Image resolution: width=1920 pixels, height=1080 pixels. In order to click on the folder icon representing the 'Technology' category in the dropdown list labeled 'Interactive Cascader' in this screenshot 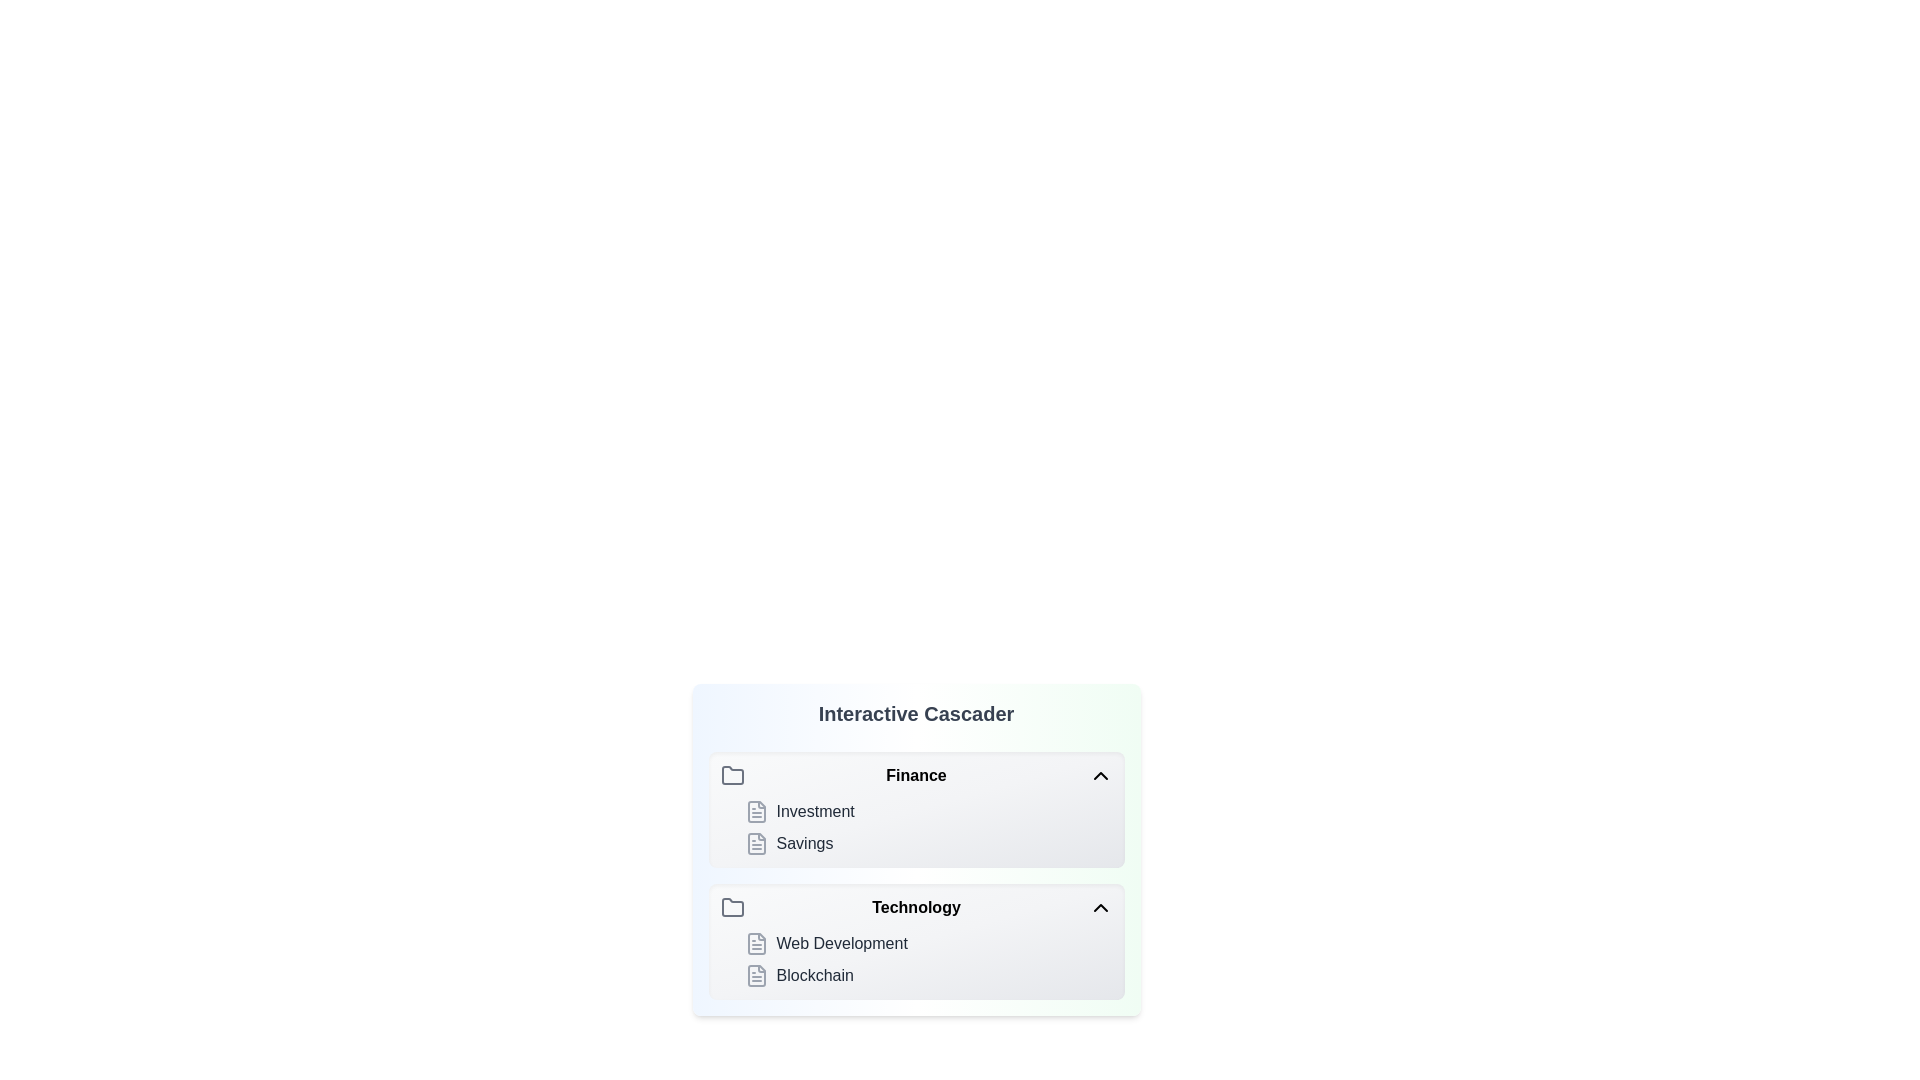, I will do `click(731, 907)`.